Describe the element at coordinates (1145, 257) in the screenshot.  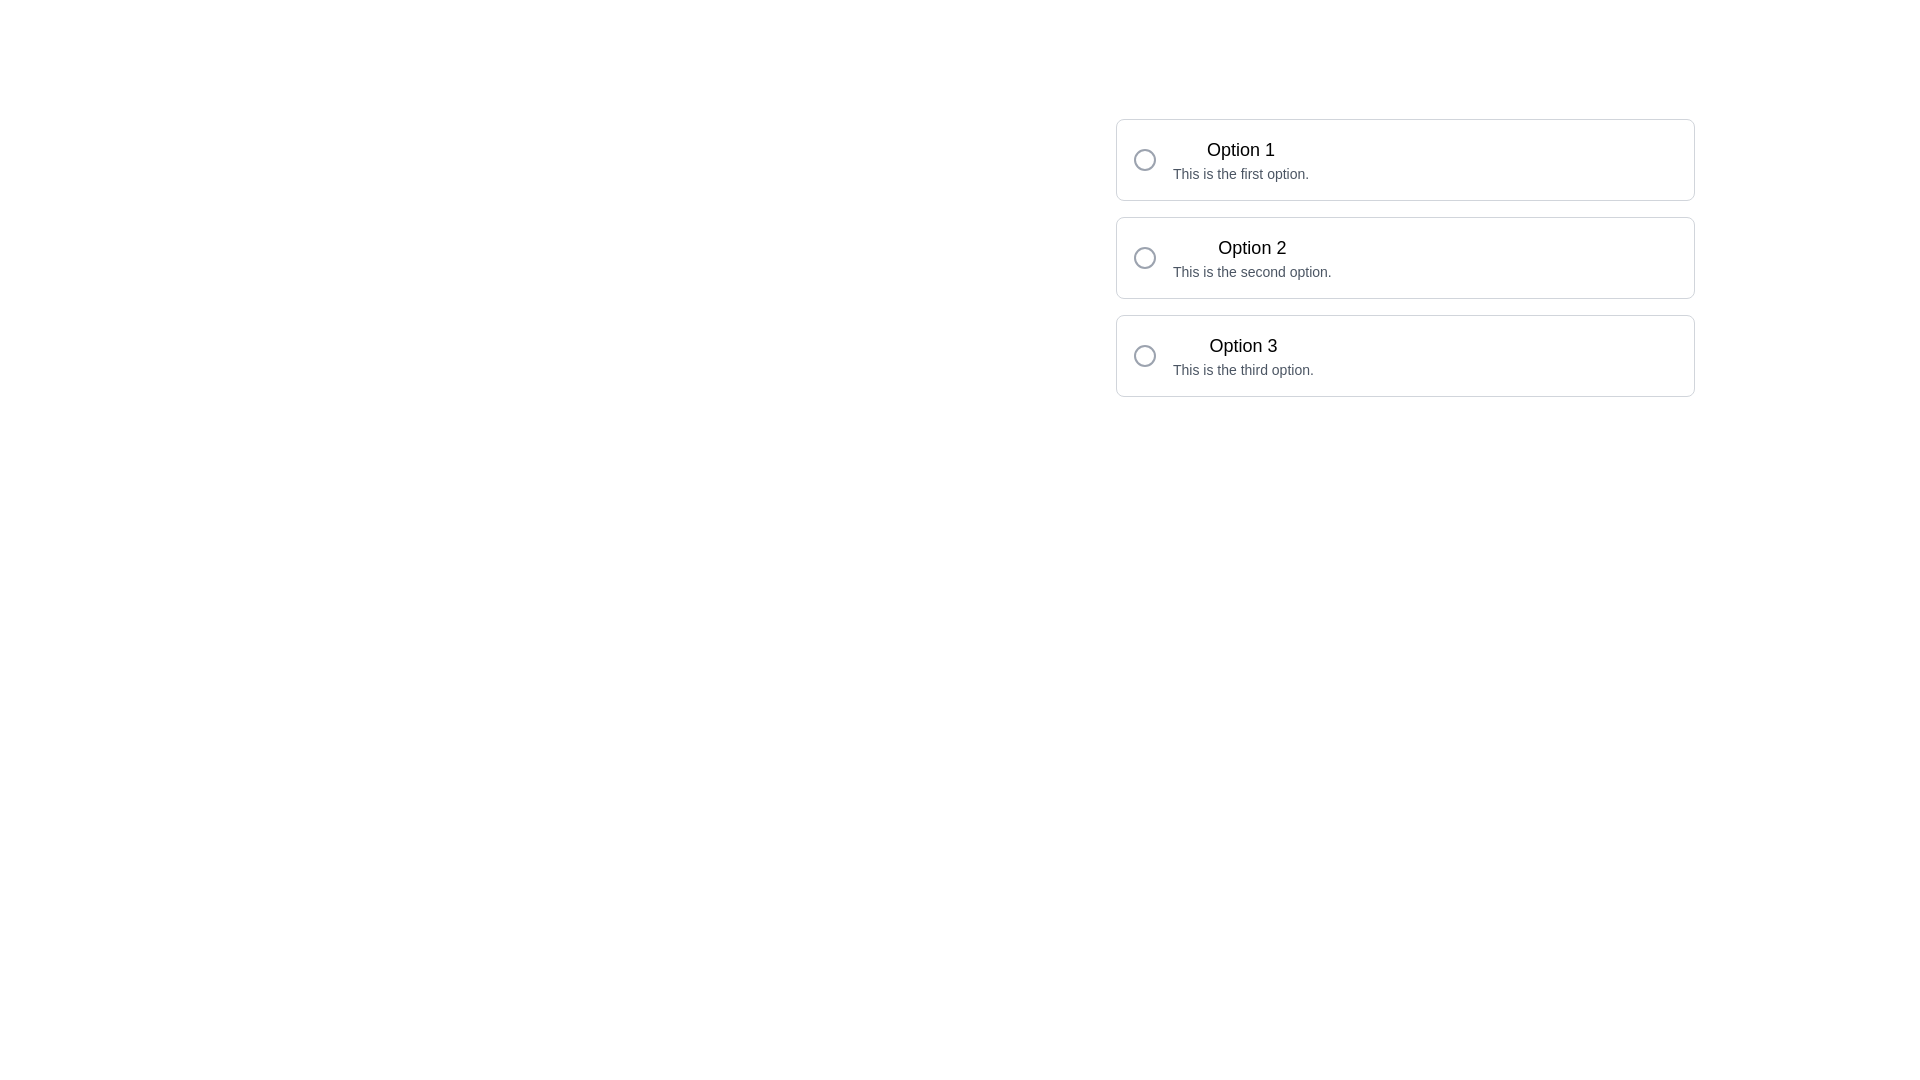
I see `the unselected radio button, which is the second item in a vertical group of three options` at that location.